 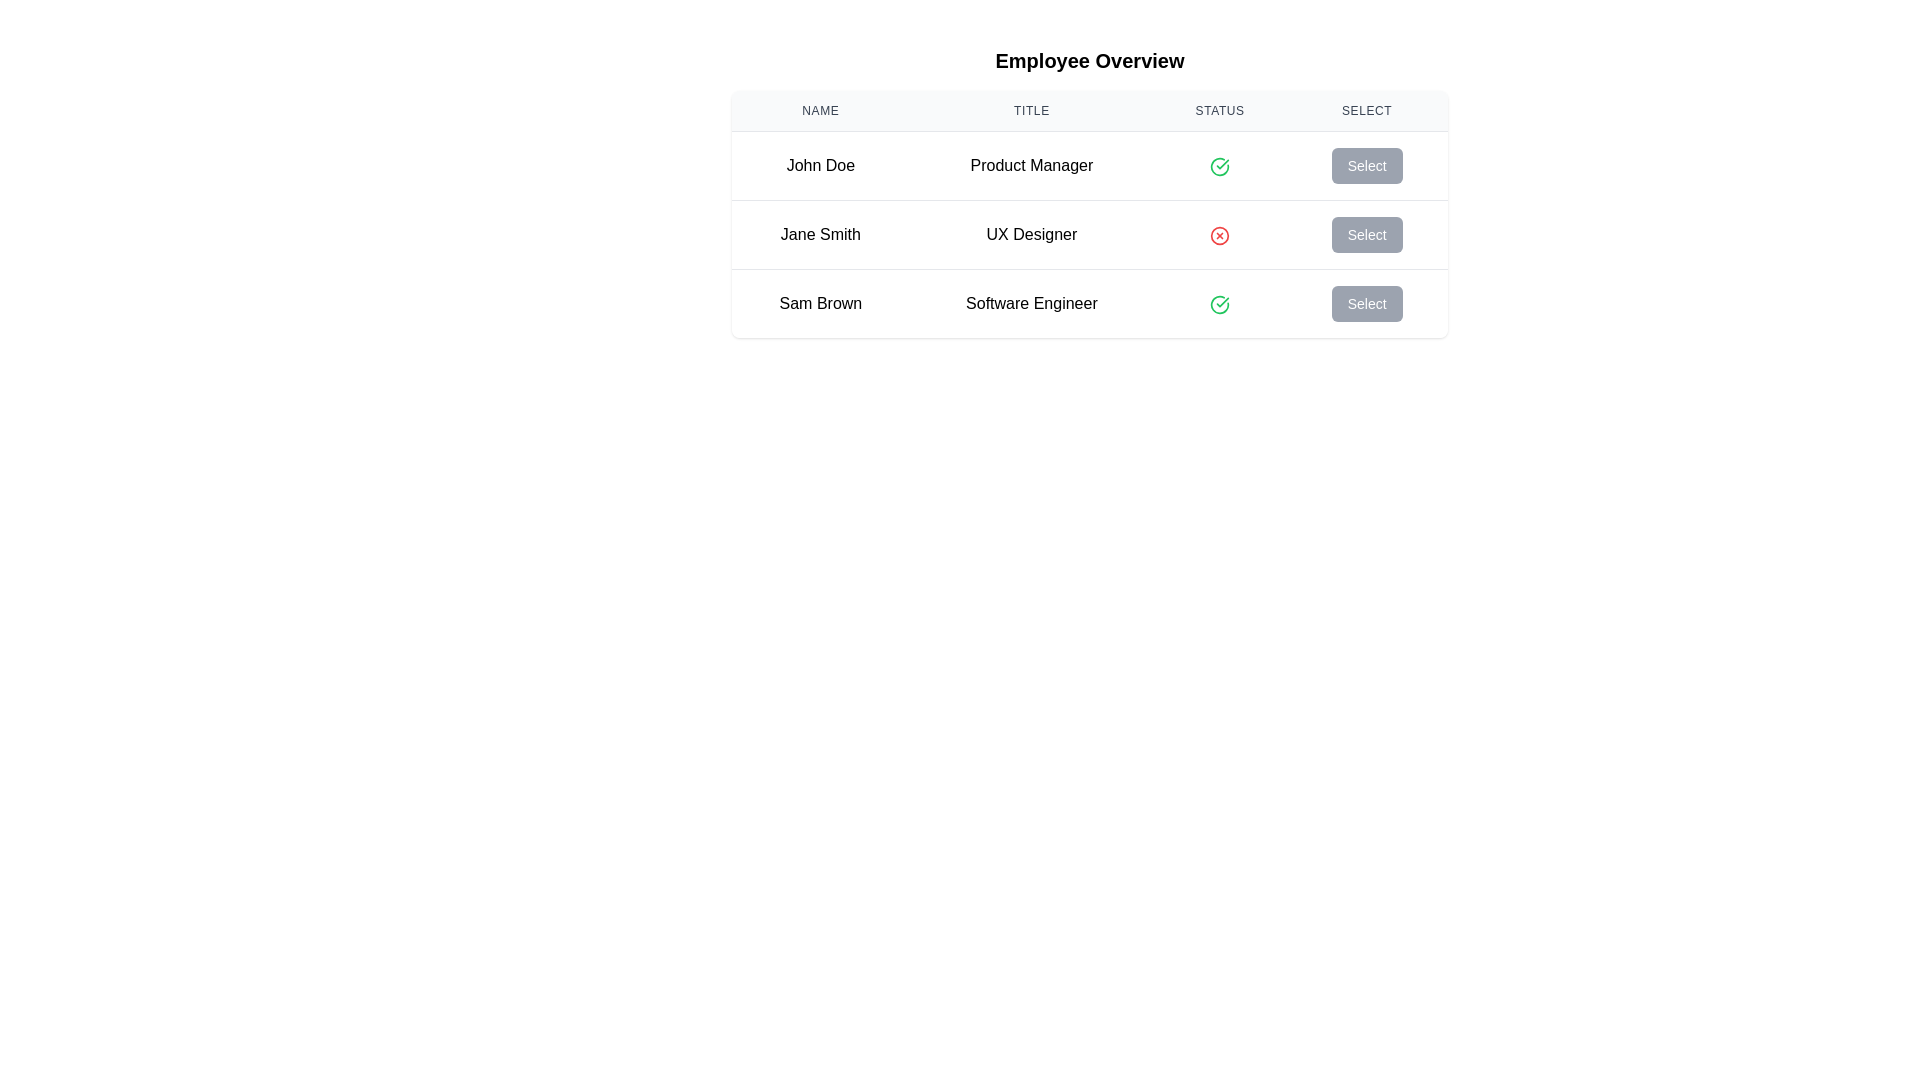 What do you see at coordinates (1032, 234) in the screenshot?
I see `the text label displaying 'UX Designer' in bold black font, located in the 'TITLE' column under the row associated with 'Jane Smith'` at bounding box center [1032, 234].